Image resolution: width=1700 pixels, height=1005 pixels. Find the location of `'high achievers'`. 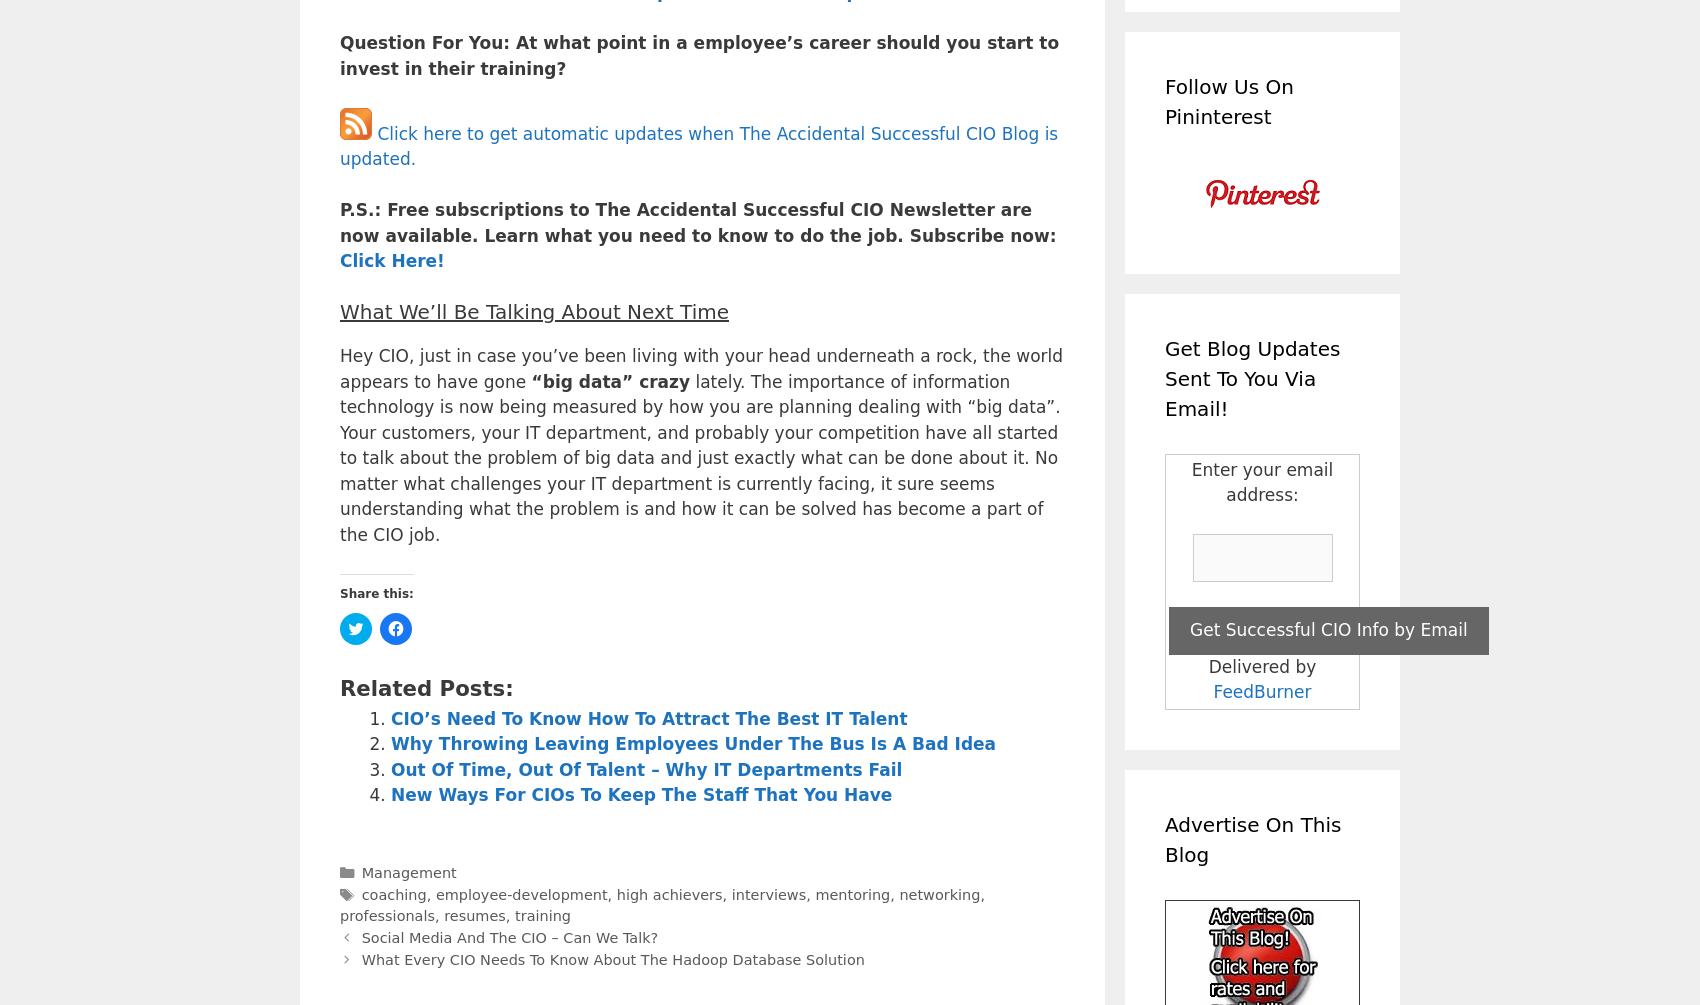

'high achievers' is located at coordinates (668, 893).